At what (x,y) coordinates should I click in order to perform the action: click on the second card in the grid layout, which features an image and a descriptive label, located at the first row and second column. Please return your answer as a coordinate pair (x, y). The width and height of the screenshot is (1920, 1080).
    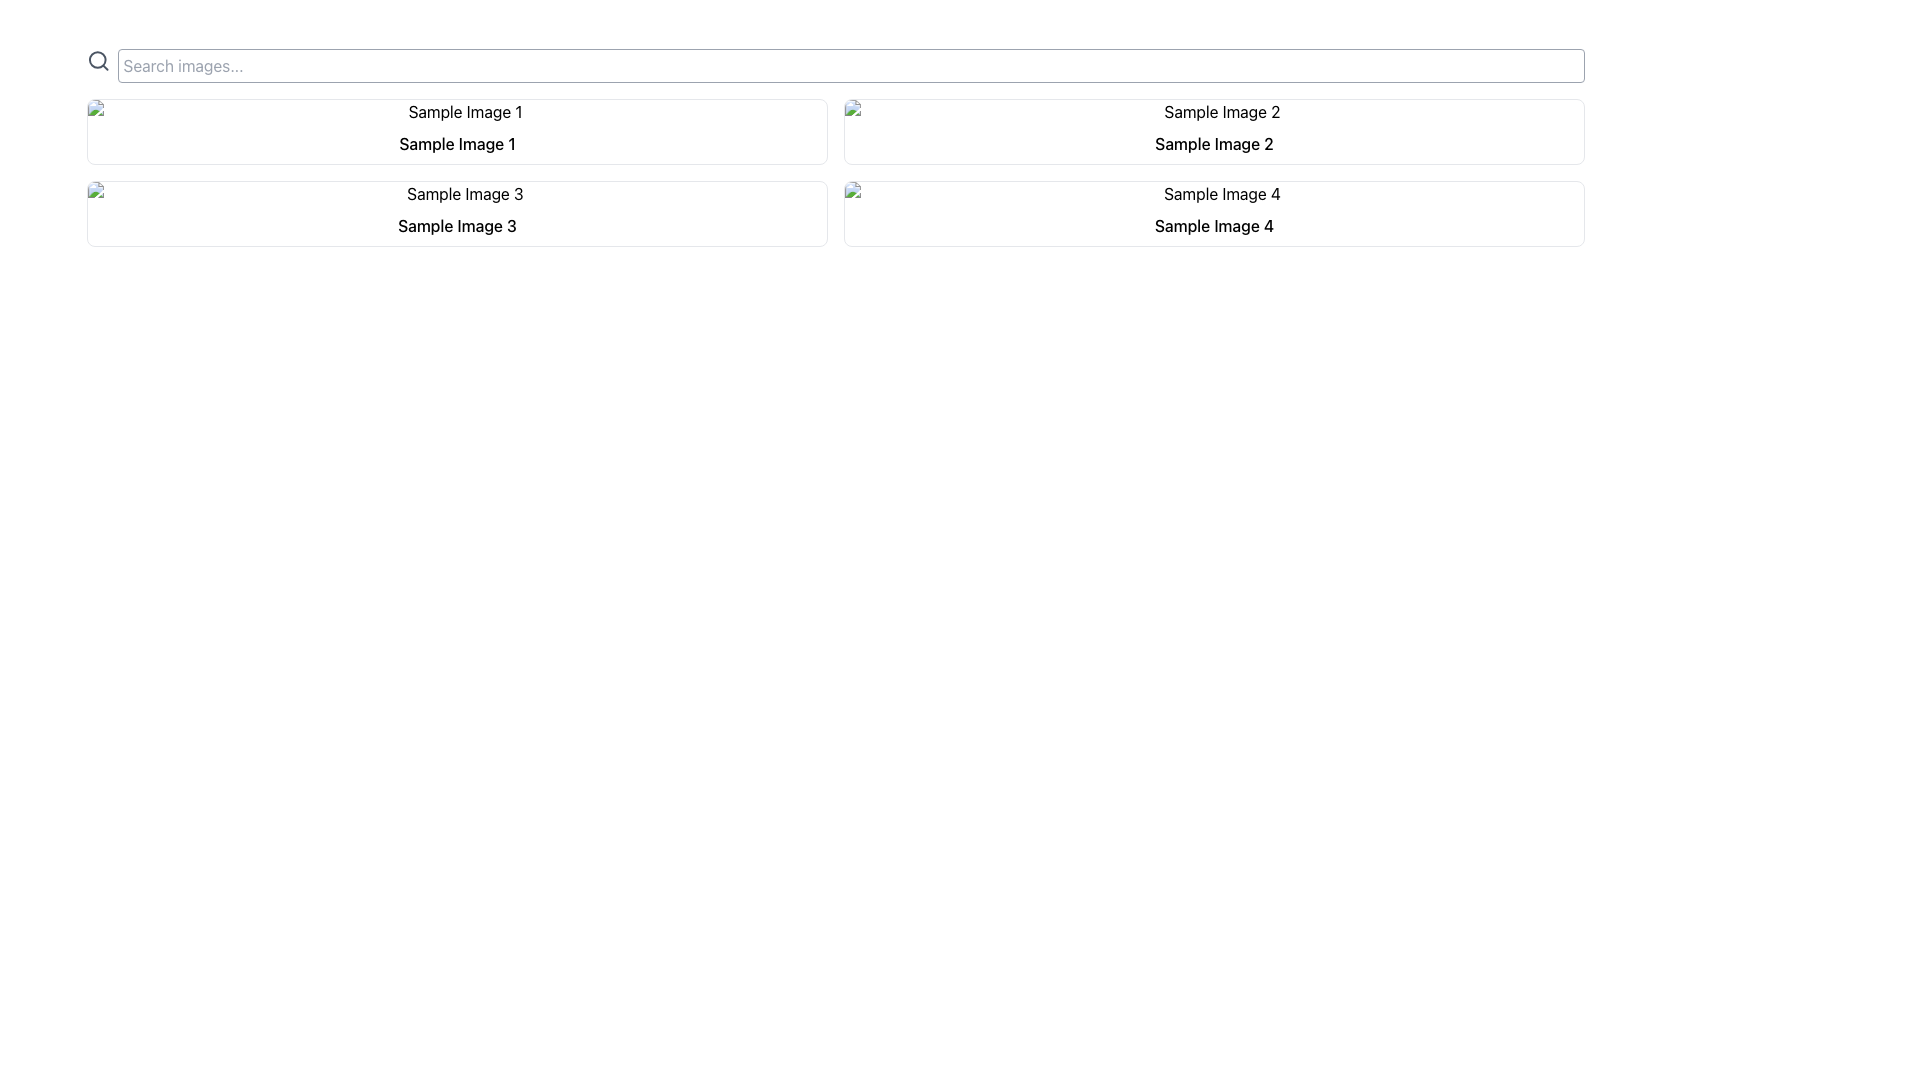
    Looking at the image, I should click on (1213, 131).